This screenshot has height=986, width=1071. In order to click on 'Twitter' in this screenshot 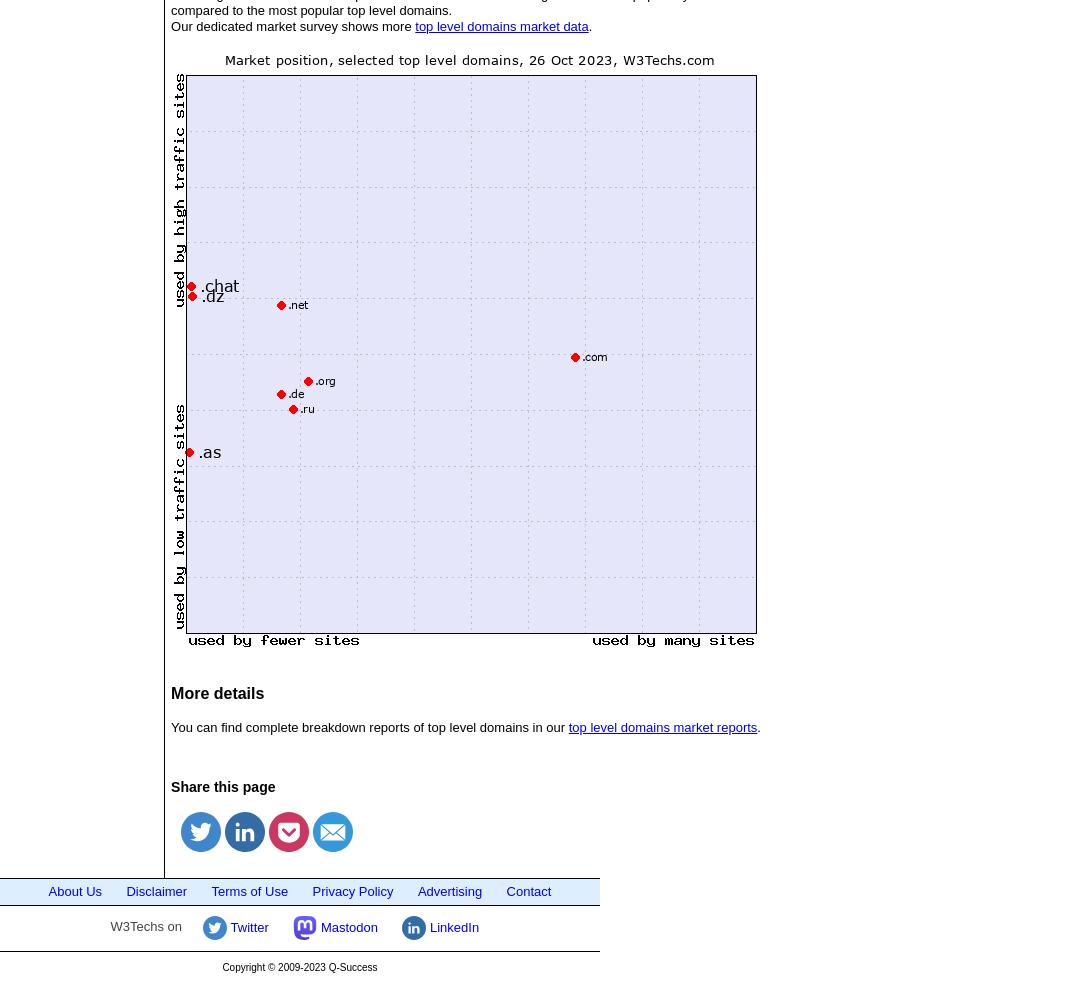, I will do `click(247, 926)`.